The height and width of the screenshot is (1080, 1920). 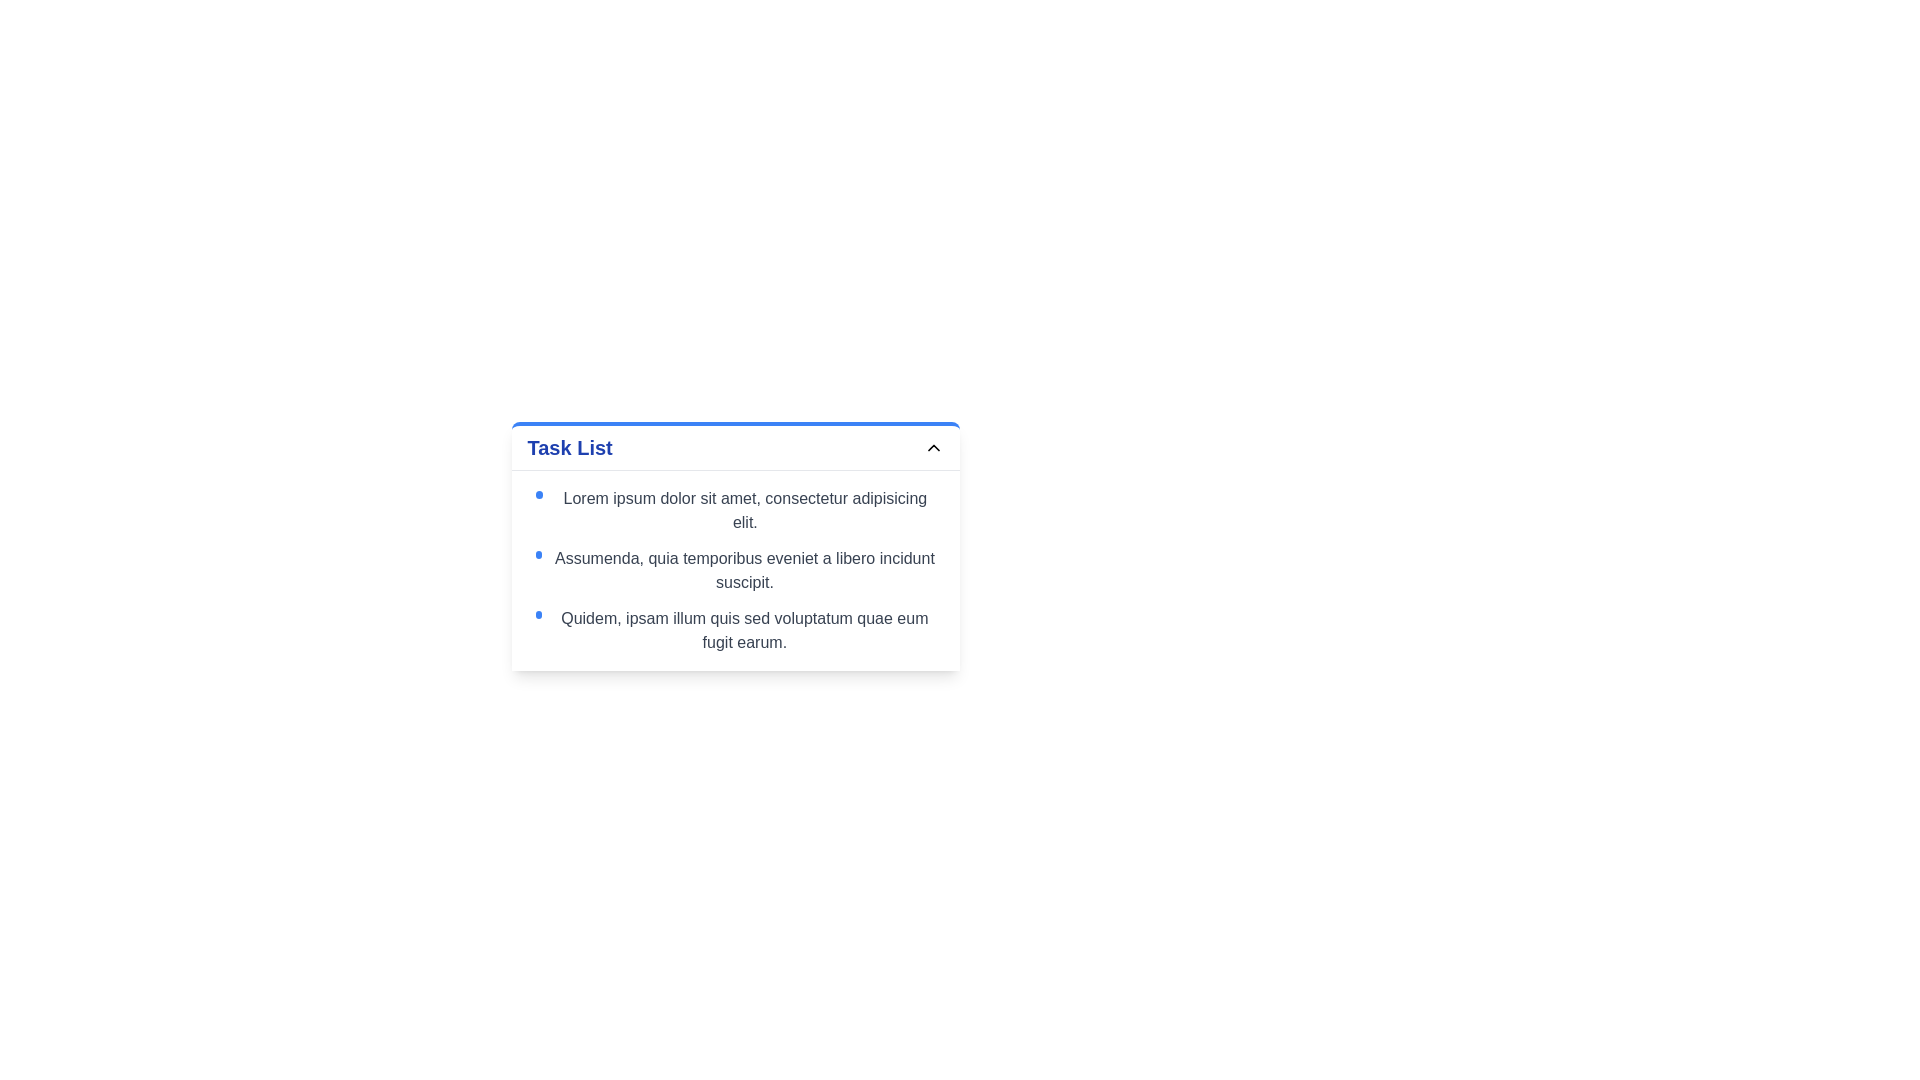 I want to click on the text label that reads "Quidem, ipsam illum quis sed voluptatum quae eum fugit earum." which is the last item in a vertically stacked list within the "Task List" card, so click(x=743, y=631).